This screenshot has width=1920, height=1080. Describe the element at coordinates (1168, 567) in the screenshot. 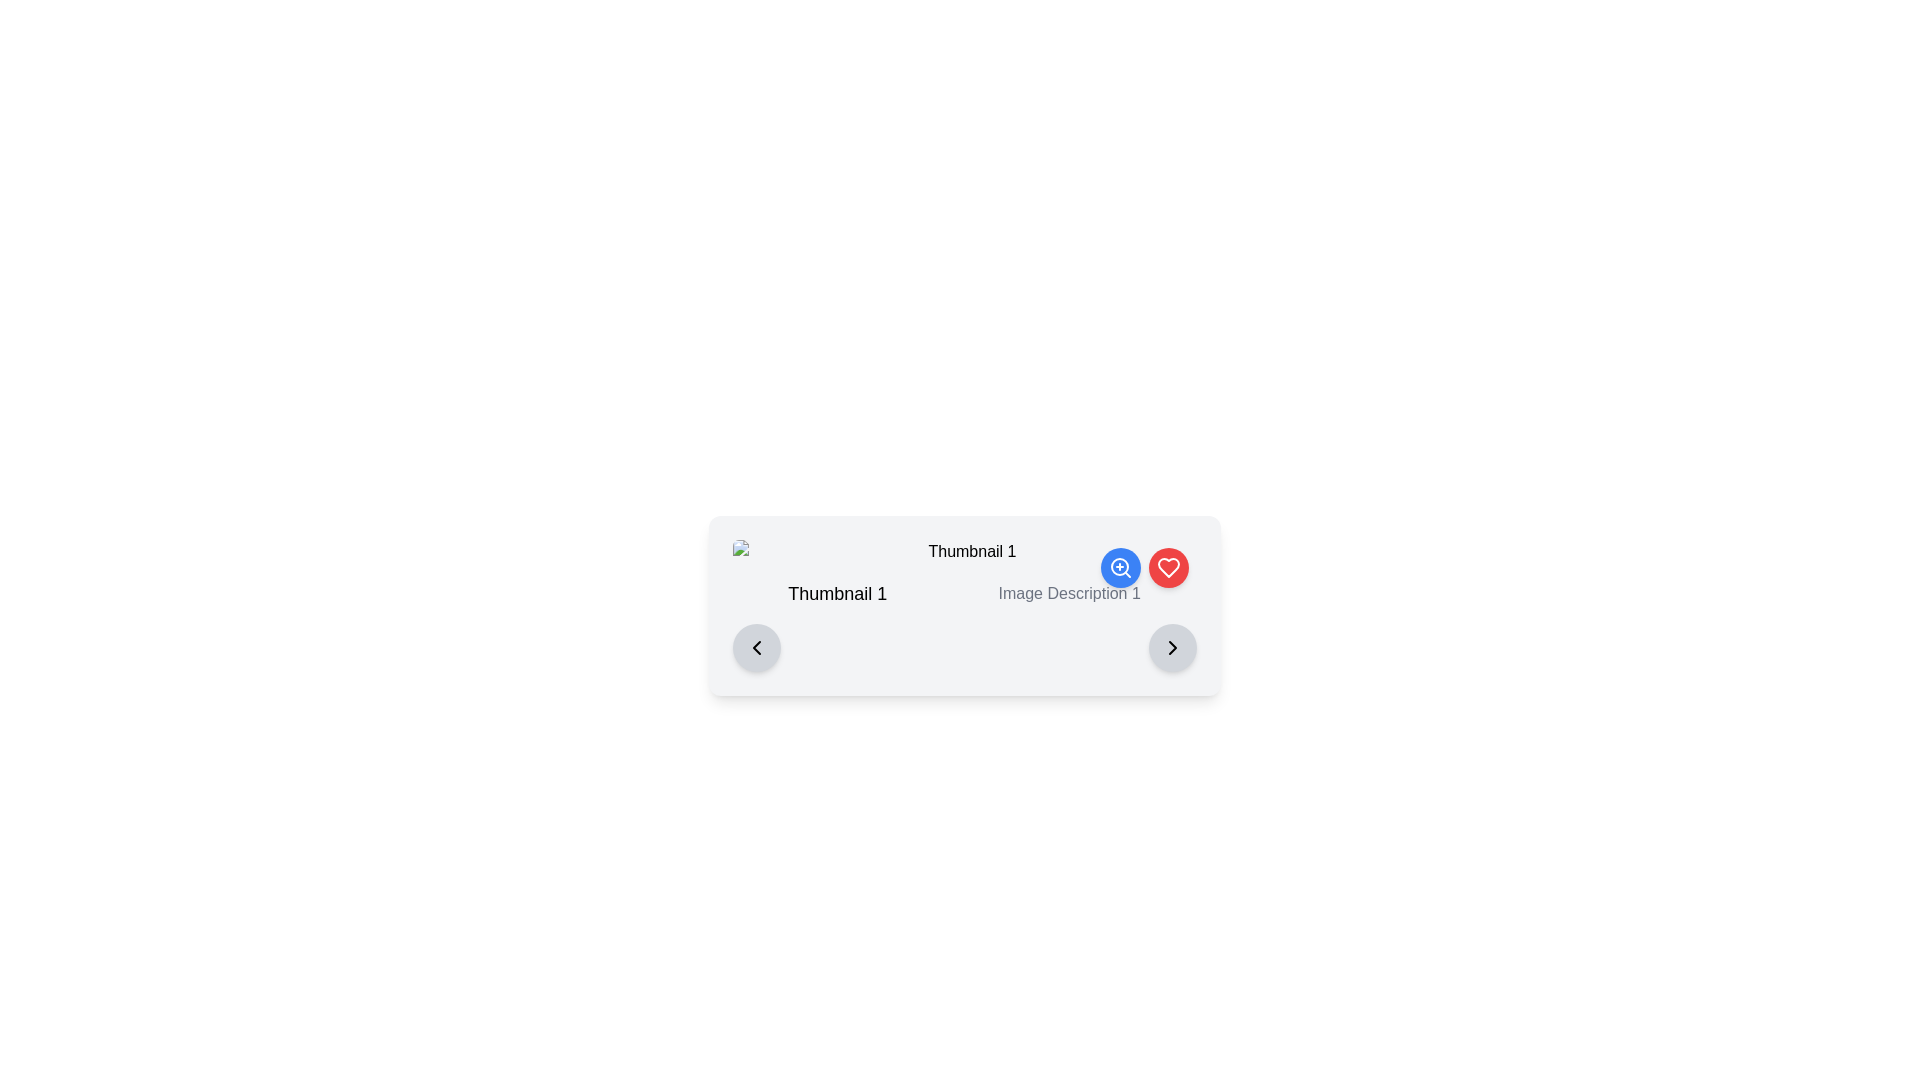

I see `the red heart-shaped icon button with a white border in the upper-right corner` at that location.